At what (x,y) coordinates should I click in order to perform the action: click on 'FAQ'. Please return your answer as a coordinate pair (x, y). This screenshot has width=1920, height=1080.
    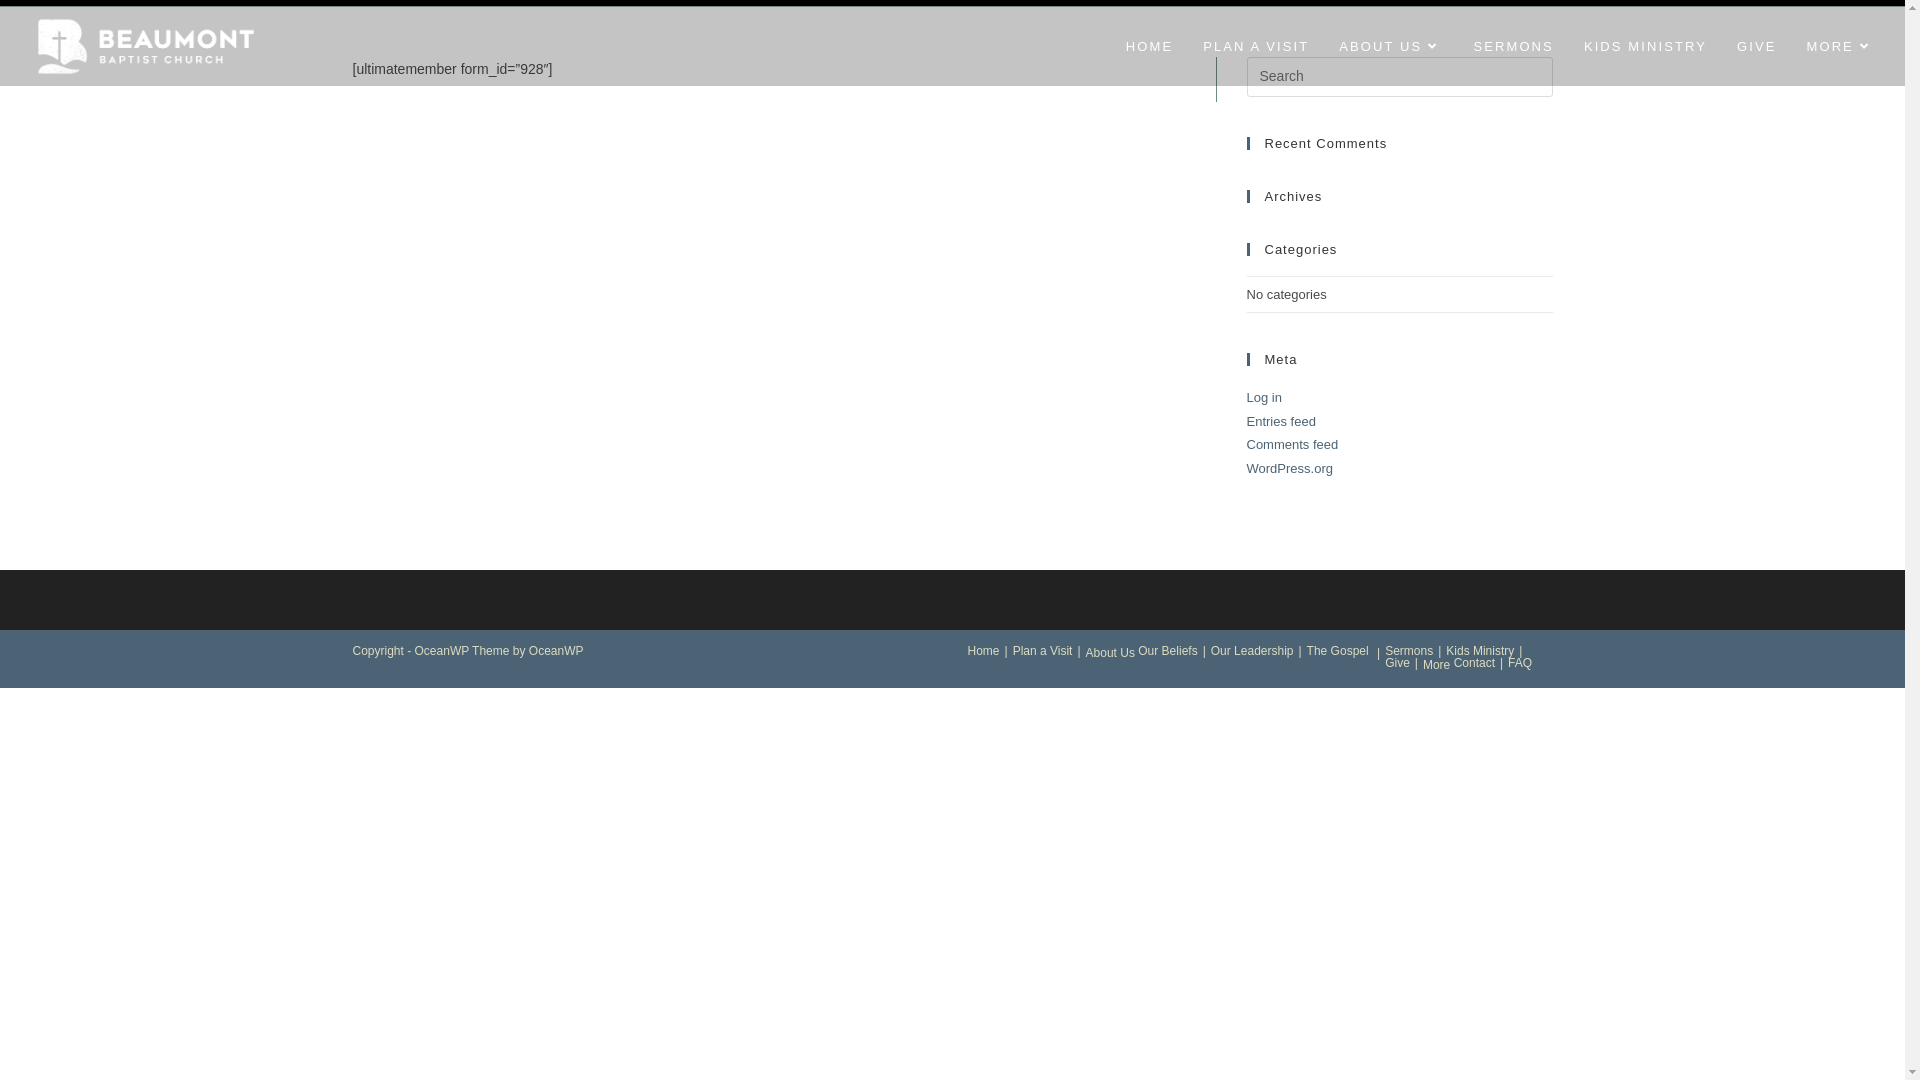
    Looking at the image, I should click on (1520, 663).